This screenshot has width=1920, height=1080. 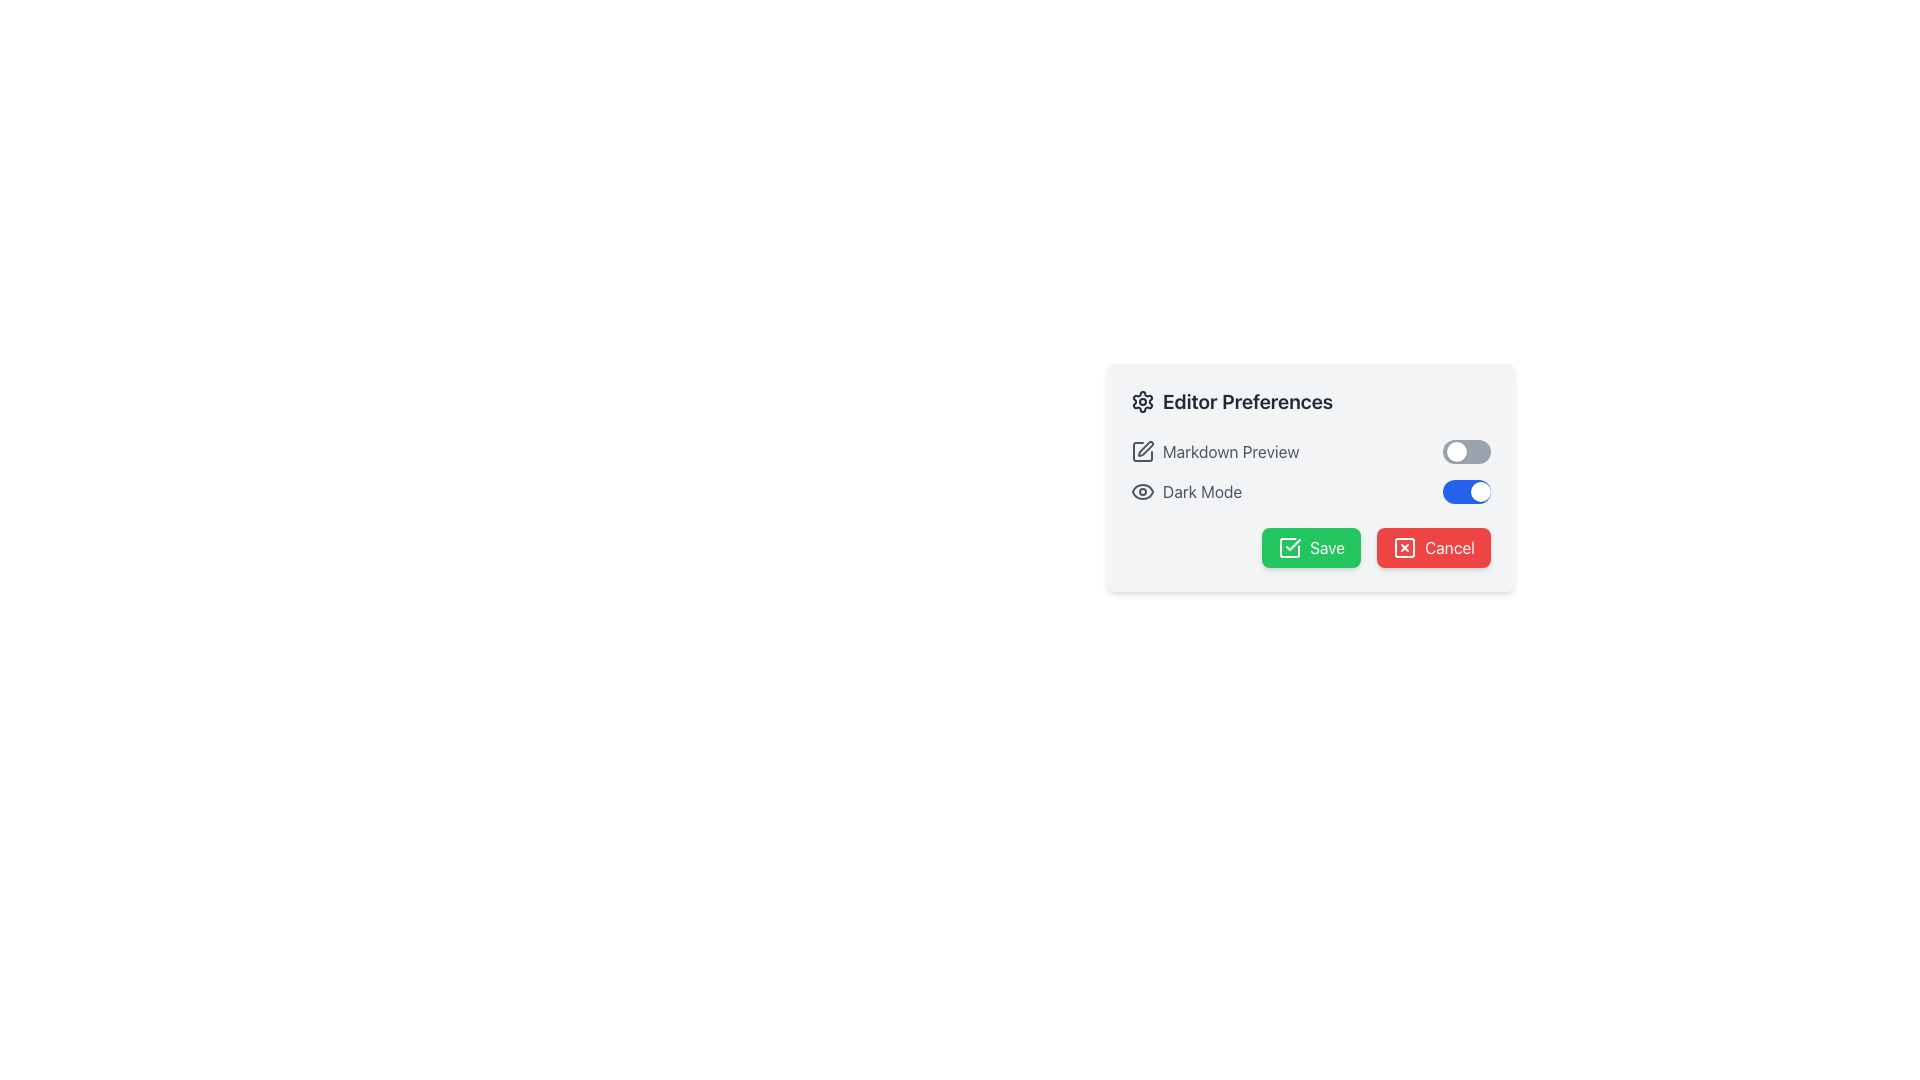 I want to click on the toggle switch for the Markdown Preview feature to switch it on or off, located near the top of the settings section, above the 'Dark Mode' toggle, so click(x=1310, y=451).